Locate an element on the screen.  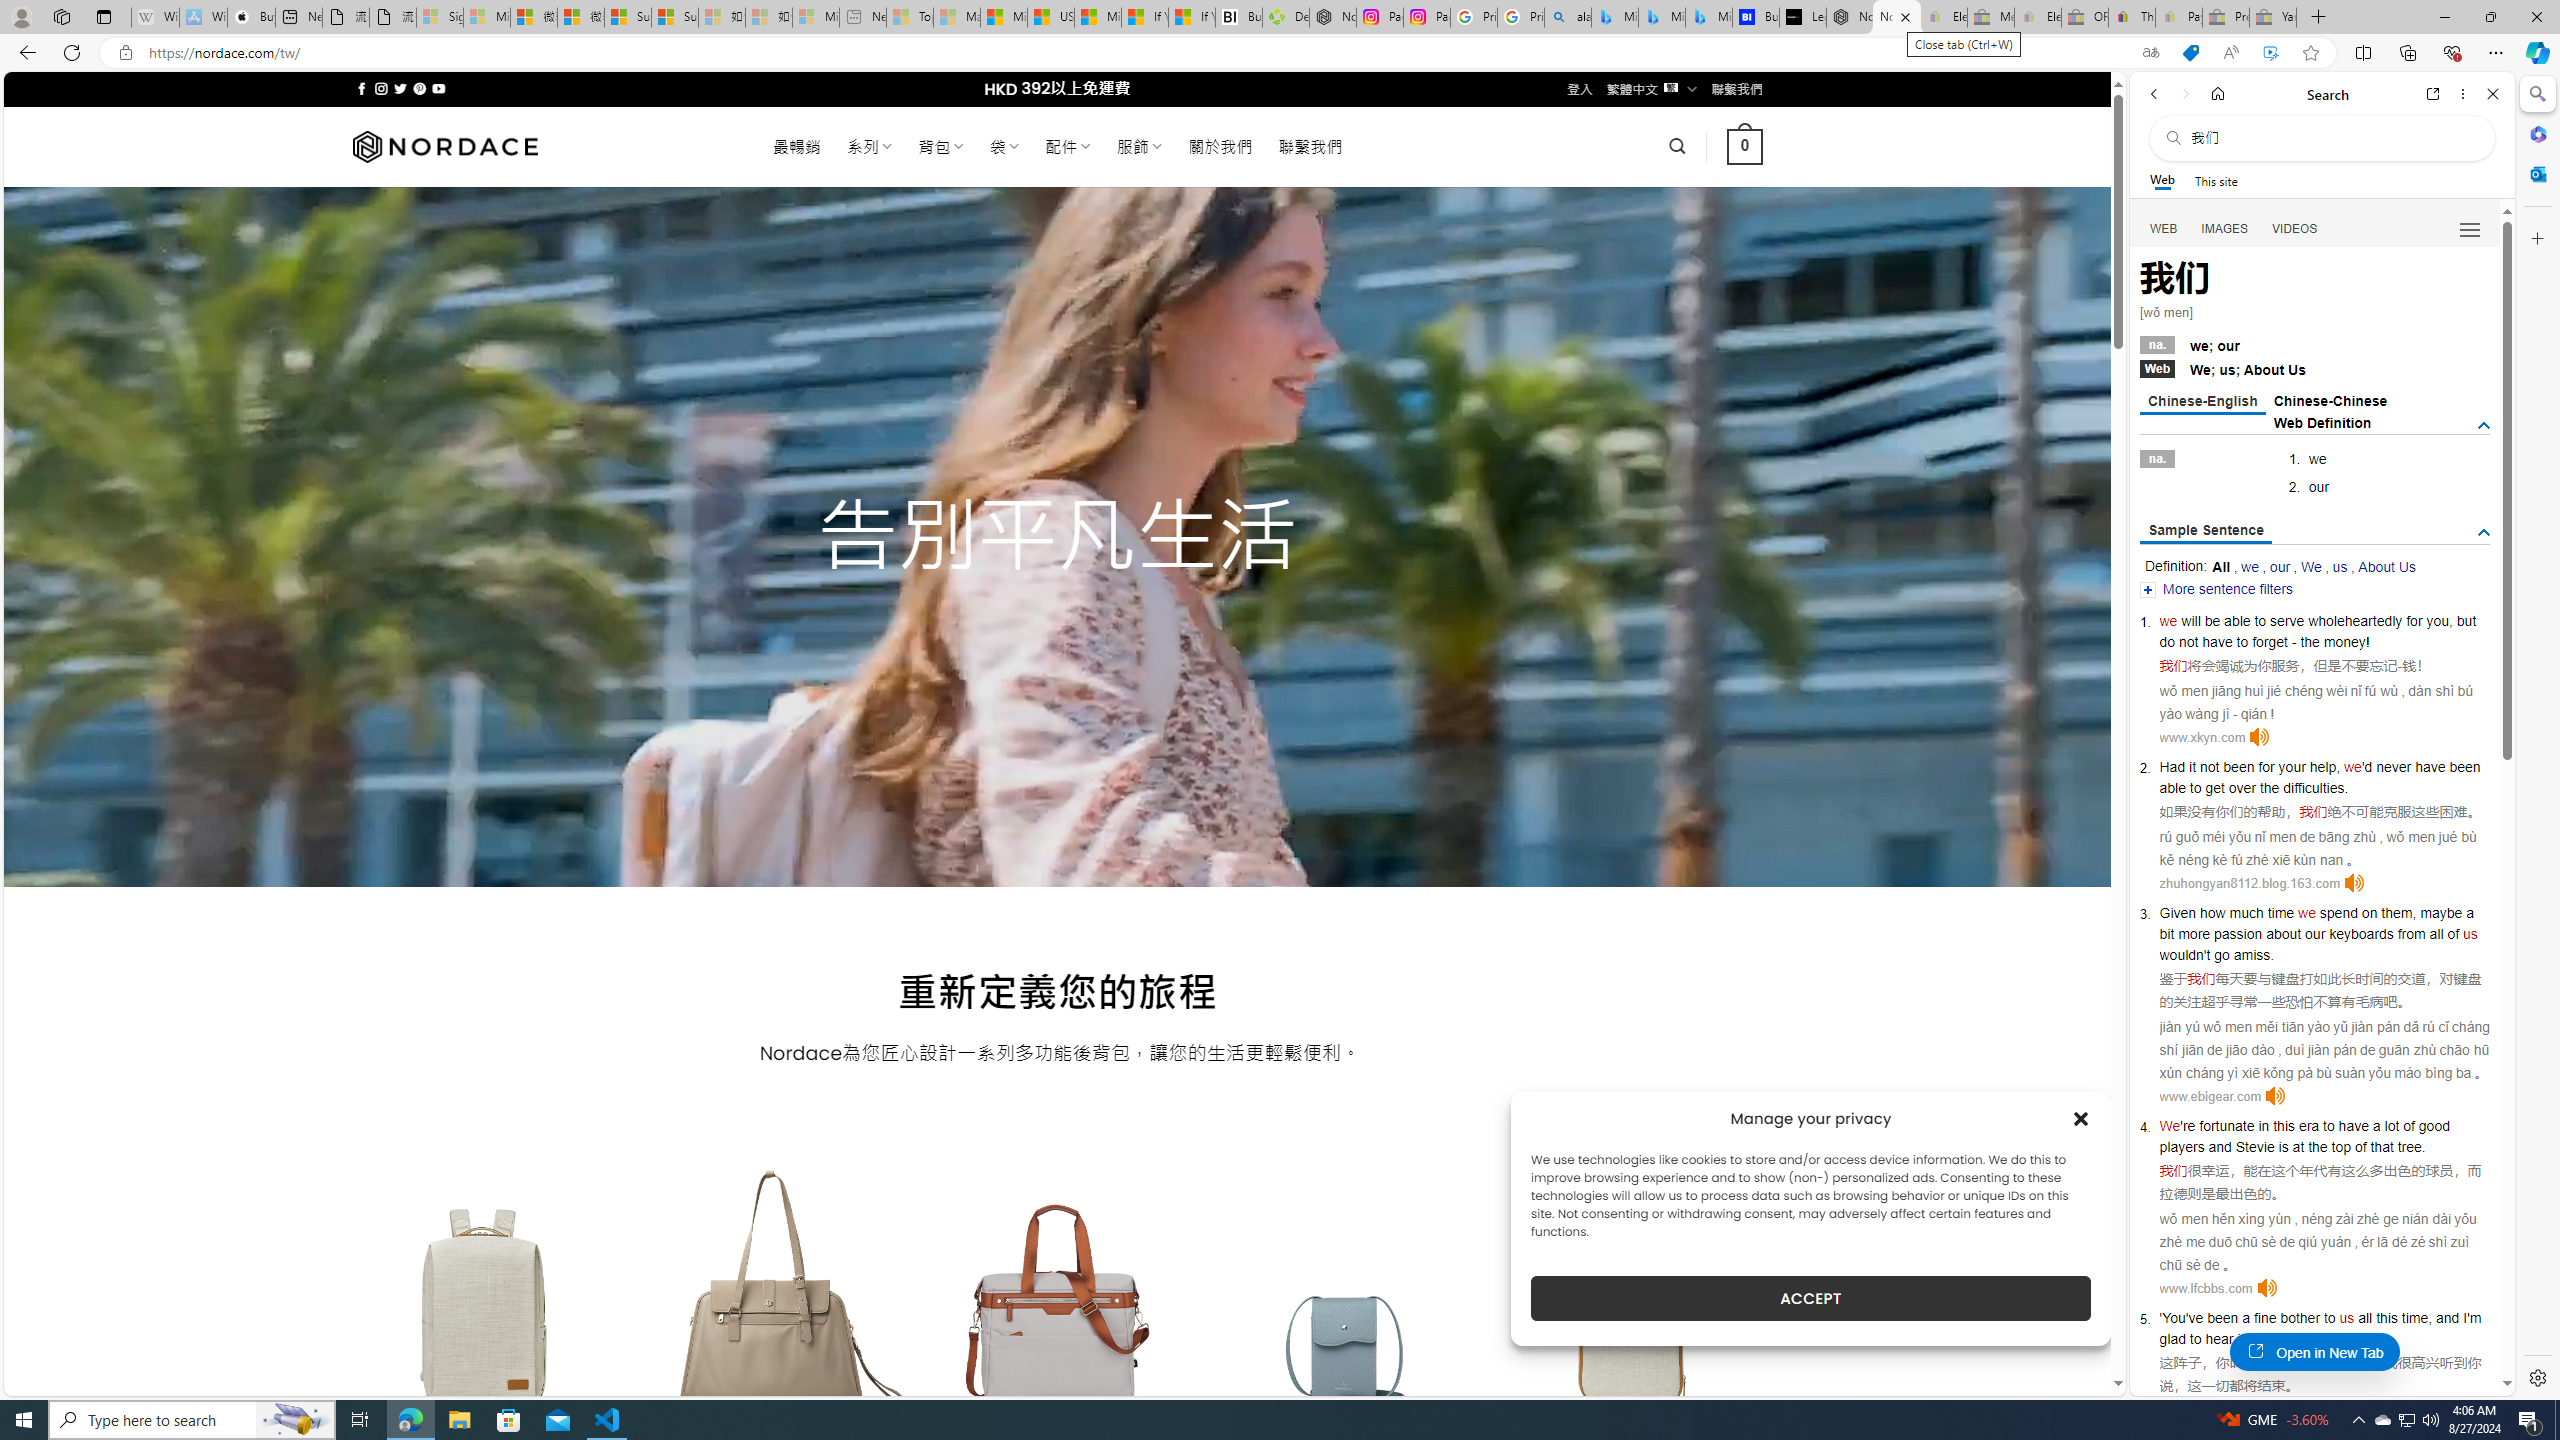
'Sign in to your Microsoft account - Sleeping' is located at coordinates (439, 16).